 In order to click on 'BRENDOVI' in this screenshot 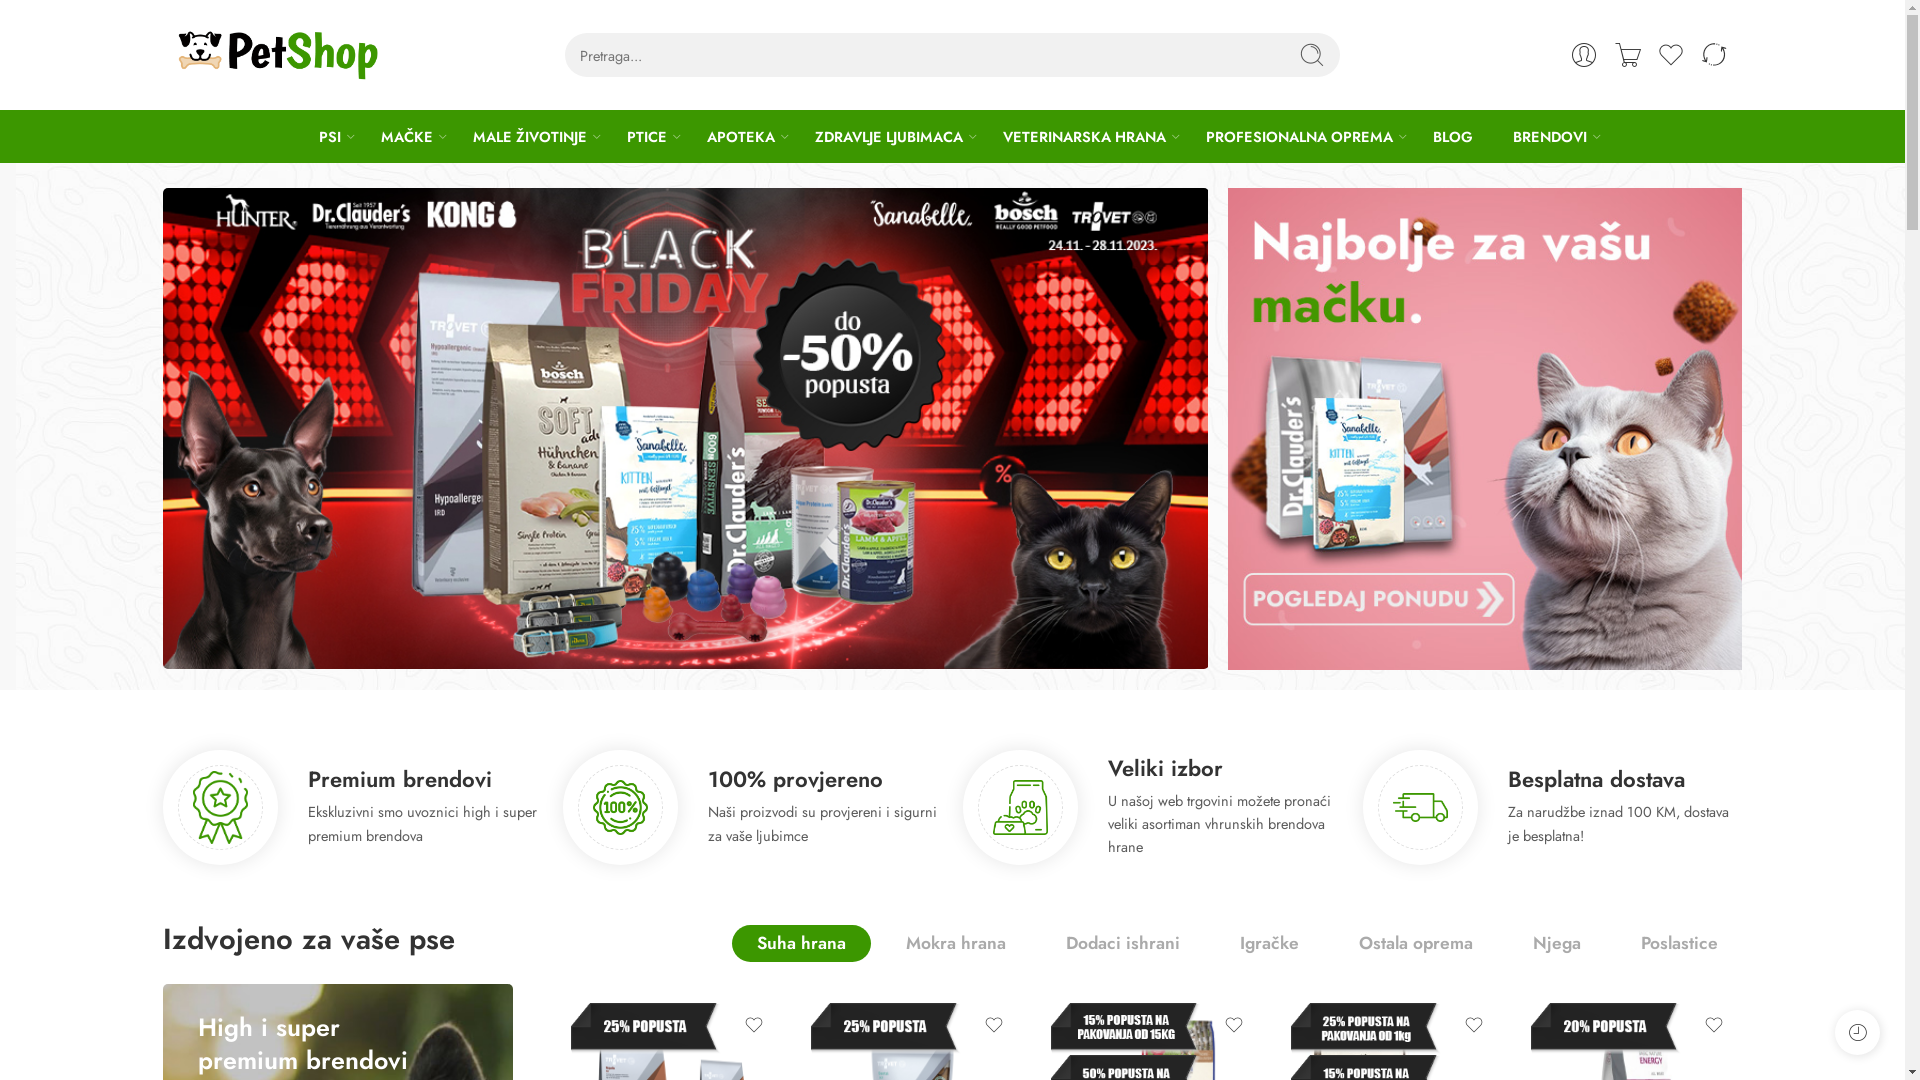, I will do `click(1548, 135)`.